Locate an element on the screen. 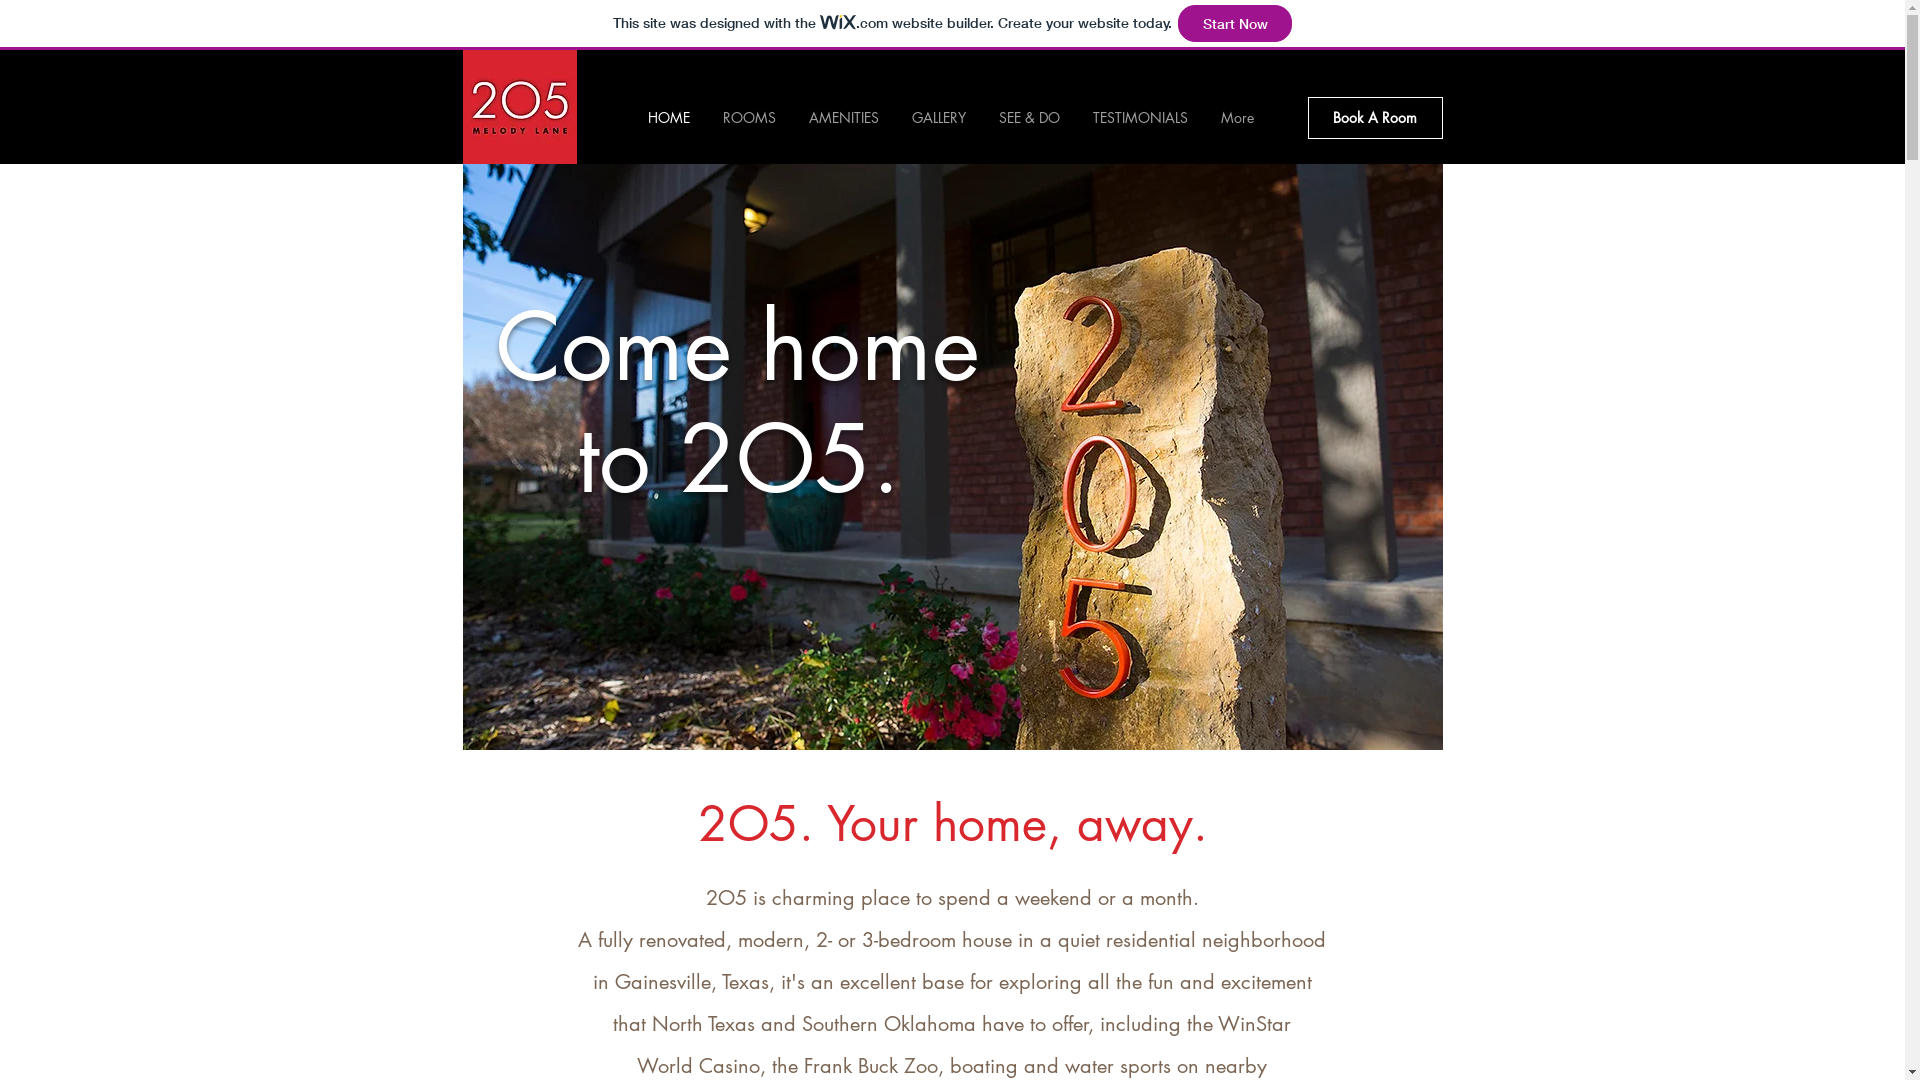 This screenshot has width=1920, height=1080. 'Book A Room' is located at coordinates (1374, 118).